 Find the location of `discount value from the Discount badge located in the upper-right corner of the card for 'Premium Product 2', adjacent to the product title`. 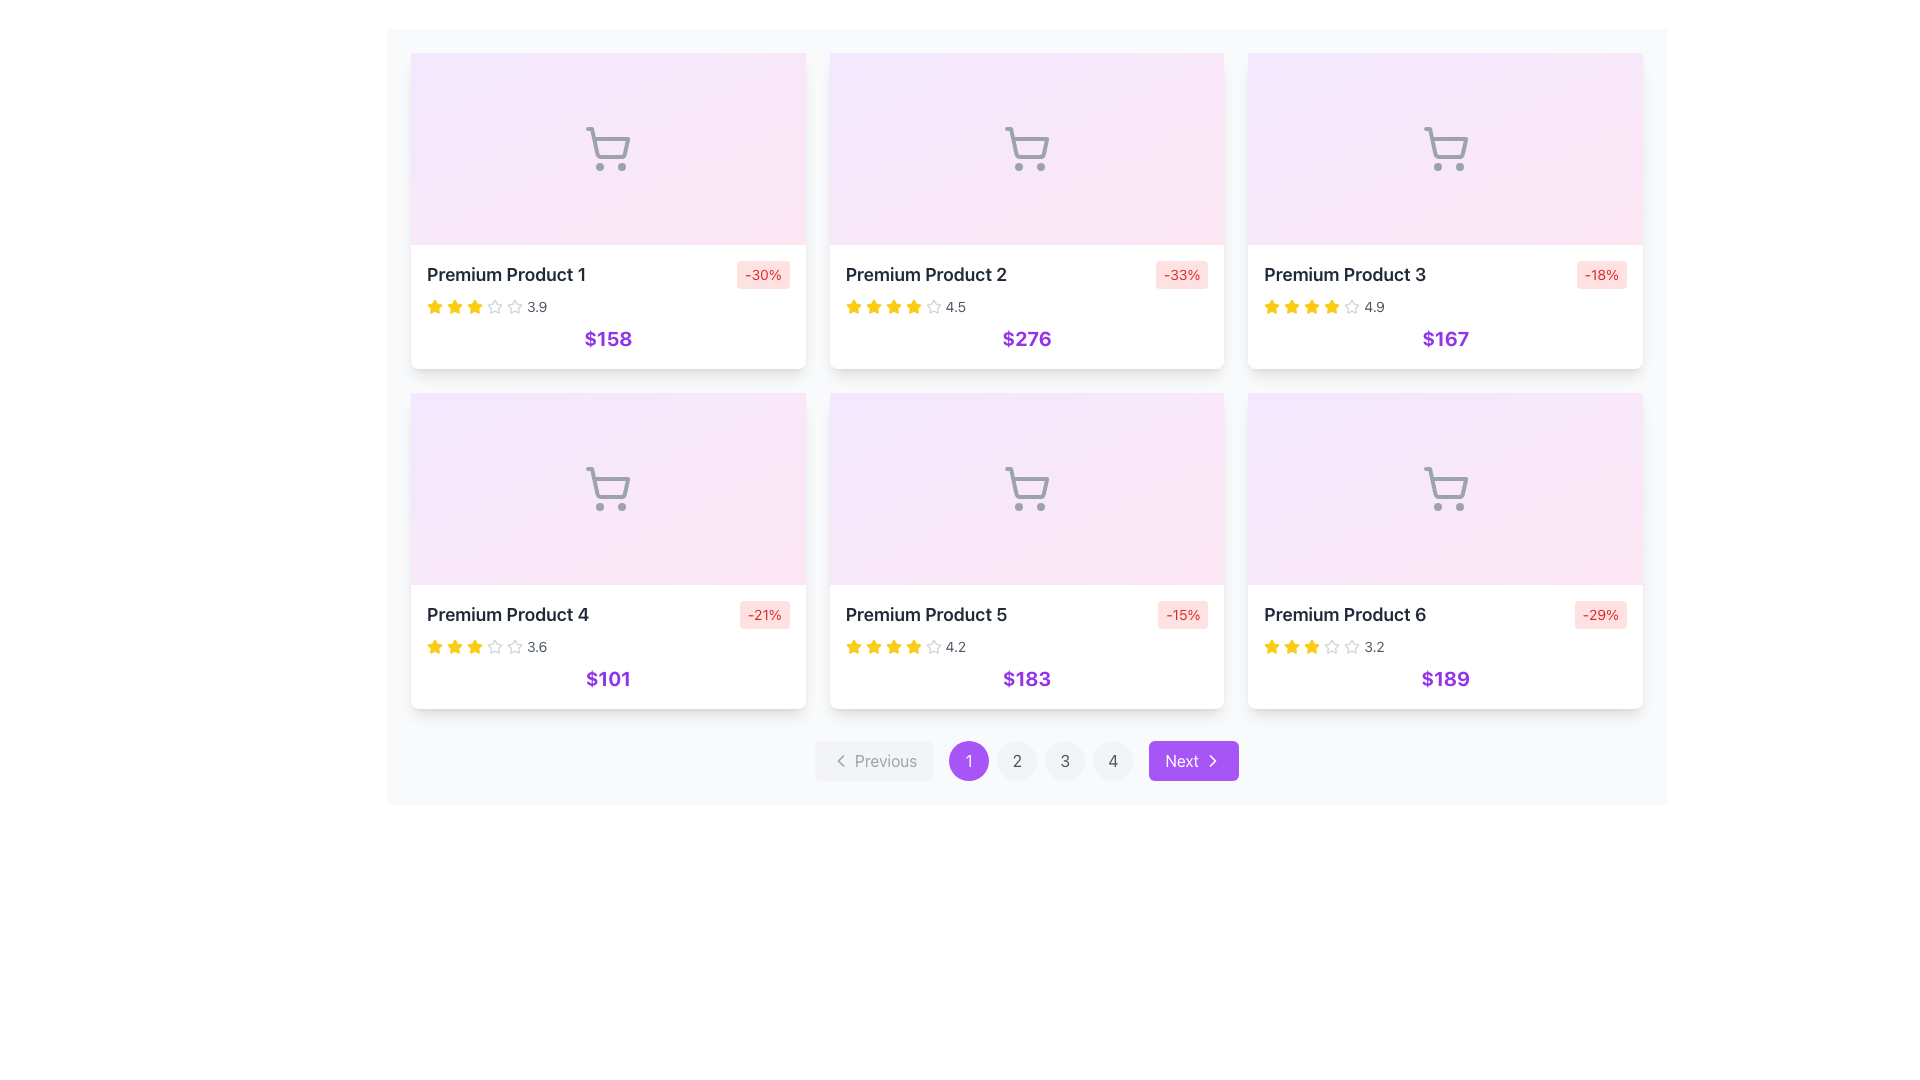

discount value from the Discount badge located in the upper-right corner of the card for 'Premium Product 2', adjacent to the product title is located at coordinates (1182, 274).